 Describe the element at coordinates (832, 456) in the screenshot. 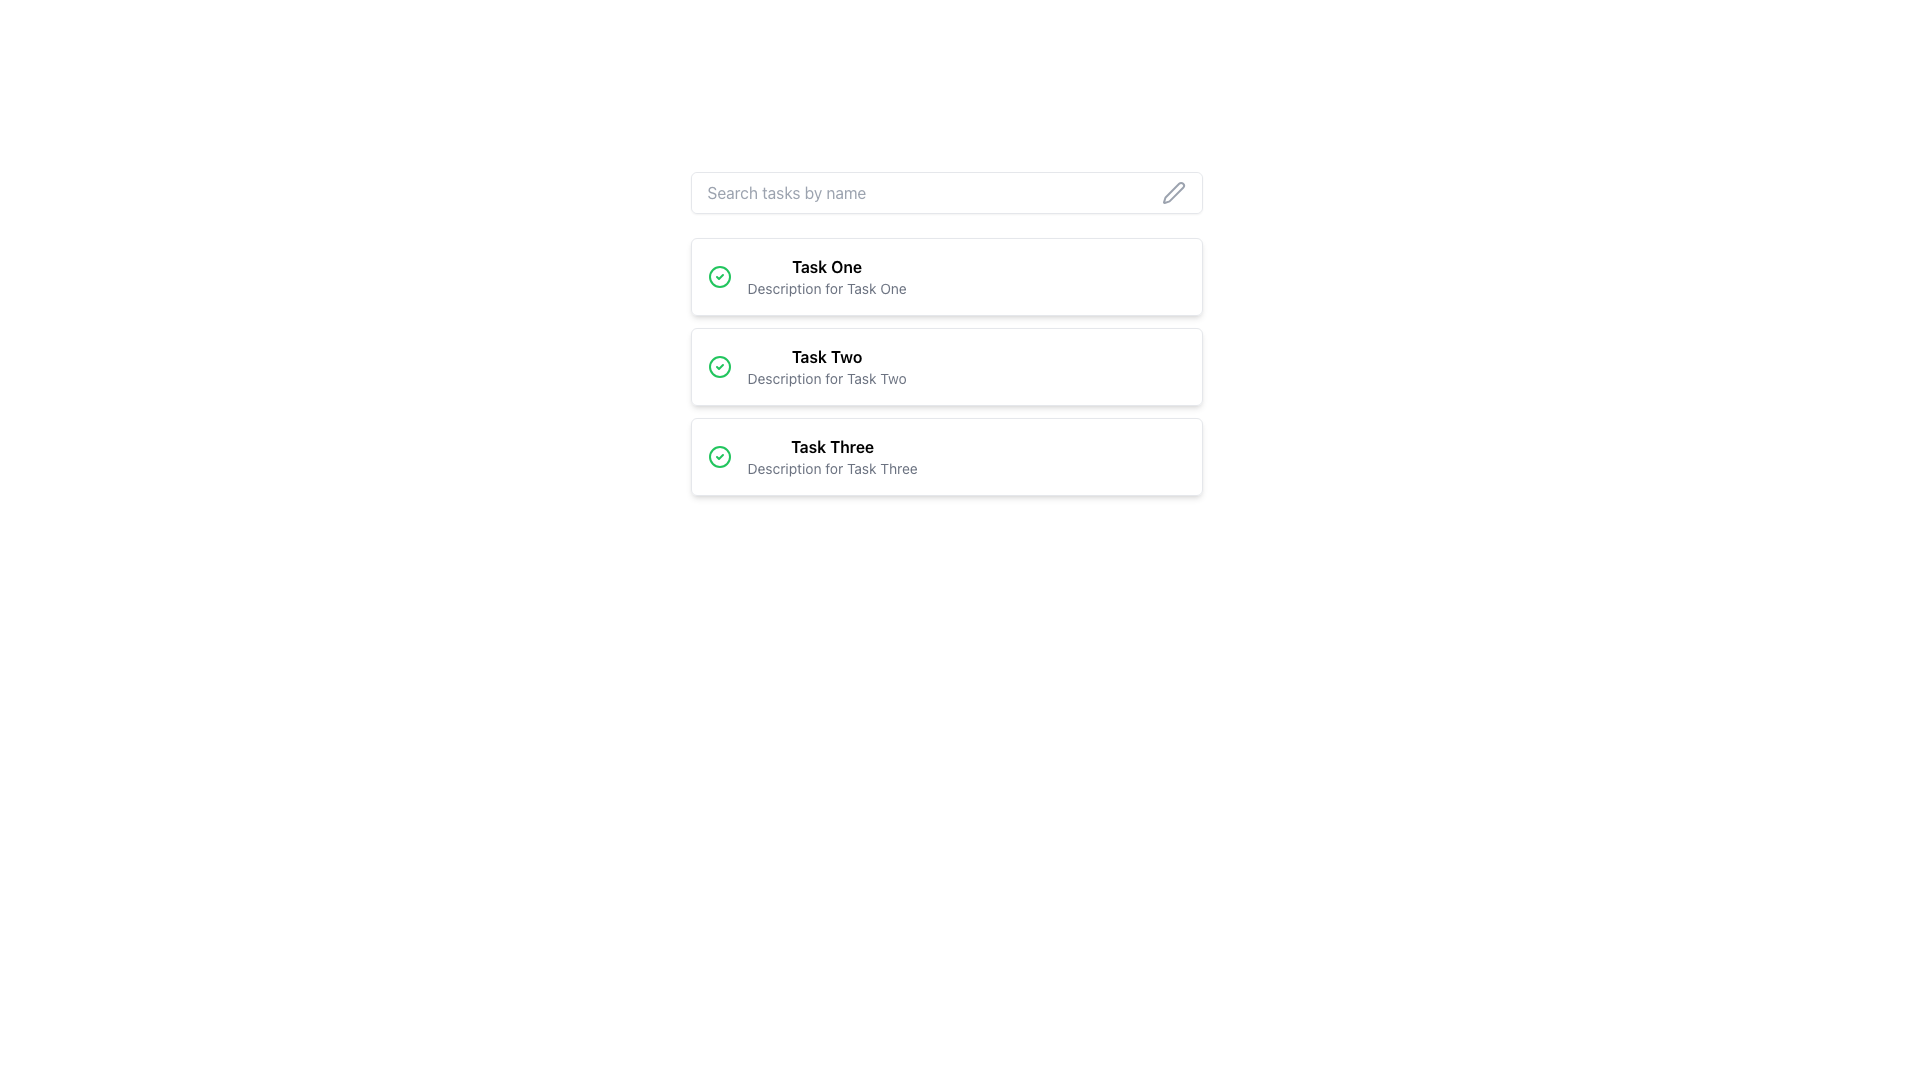

I see `the text block displaying the name and description of the task, which is the third item in a vertical list of task cards, centered horizontally within its card` at that location.